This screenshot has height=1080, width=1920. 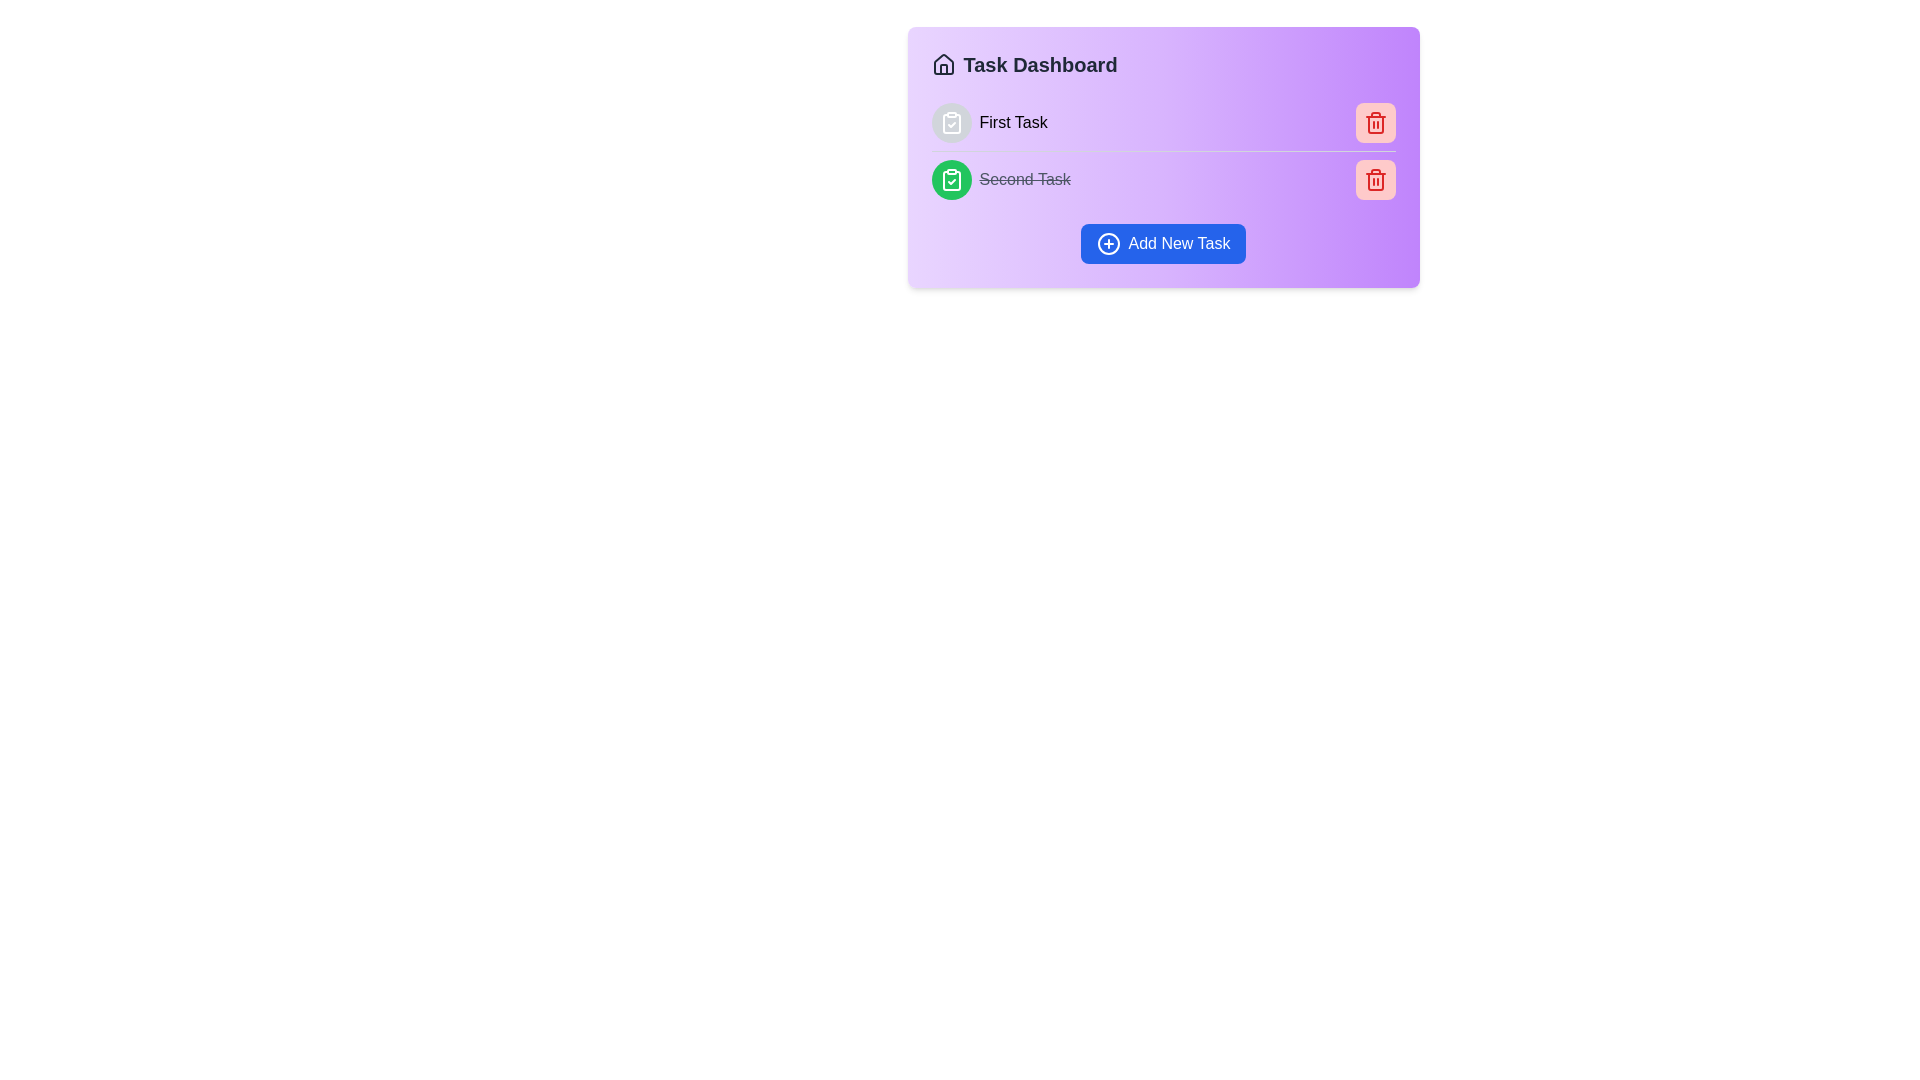 I want to click on the red trash icon, so click(x=1374, y=123).